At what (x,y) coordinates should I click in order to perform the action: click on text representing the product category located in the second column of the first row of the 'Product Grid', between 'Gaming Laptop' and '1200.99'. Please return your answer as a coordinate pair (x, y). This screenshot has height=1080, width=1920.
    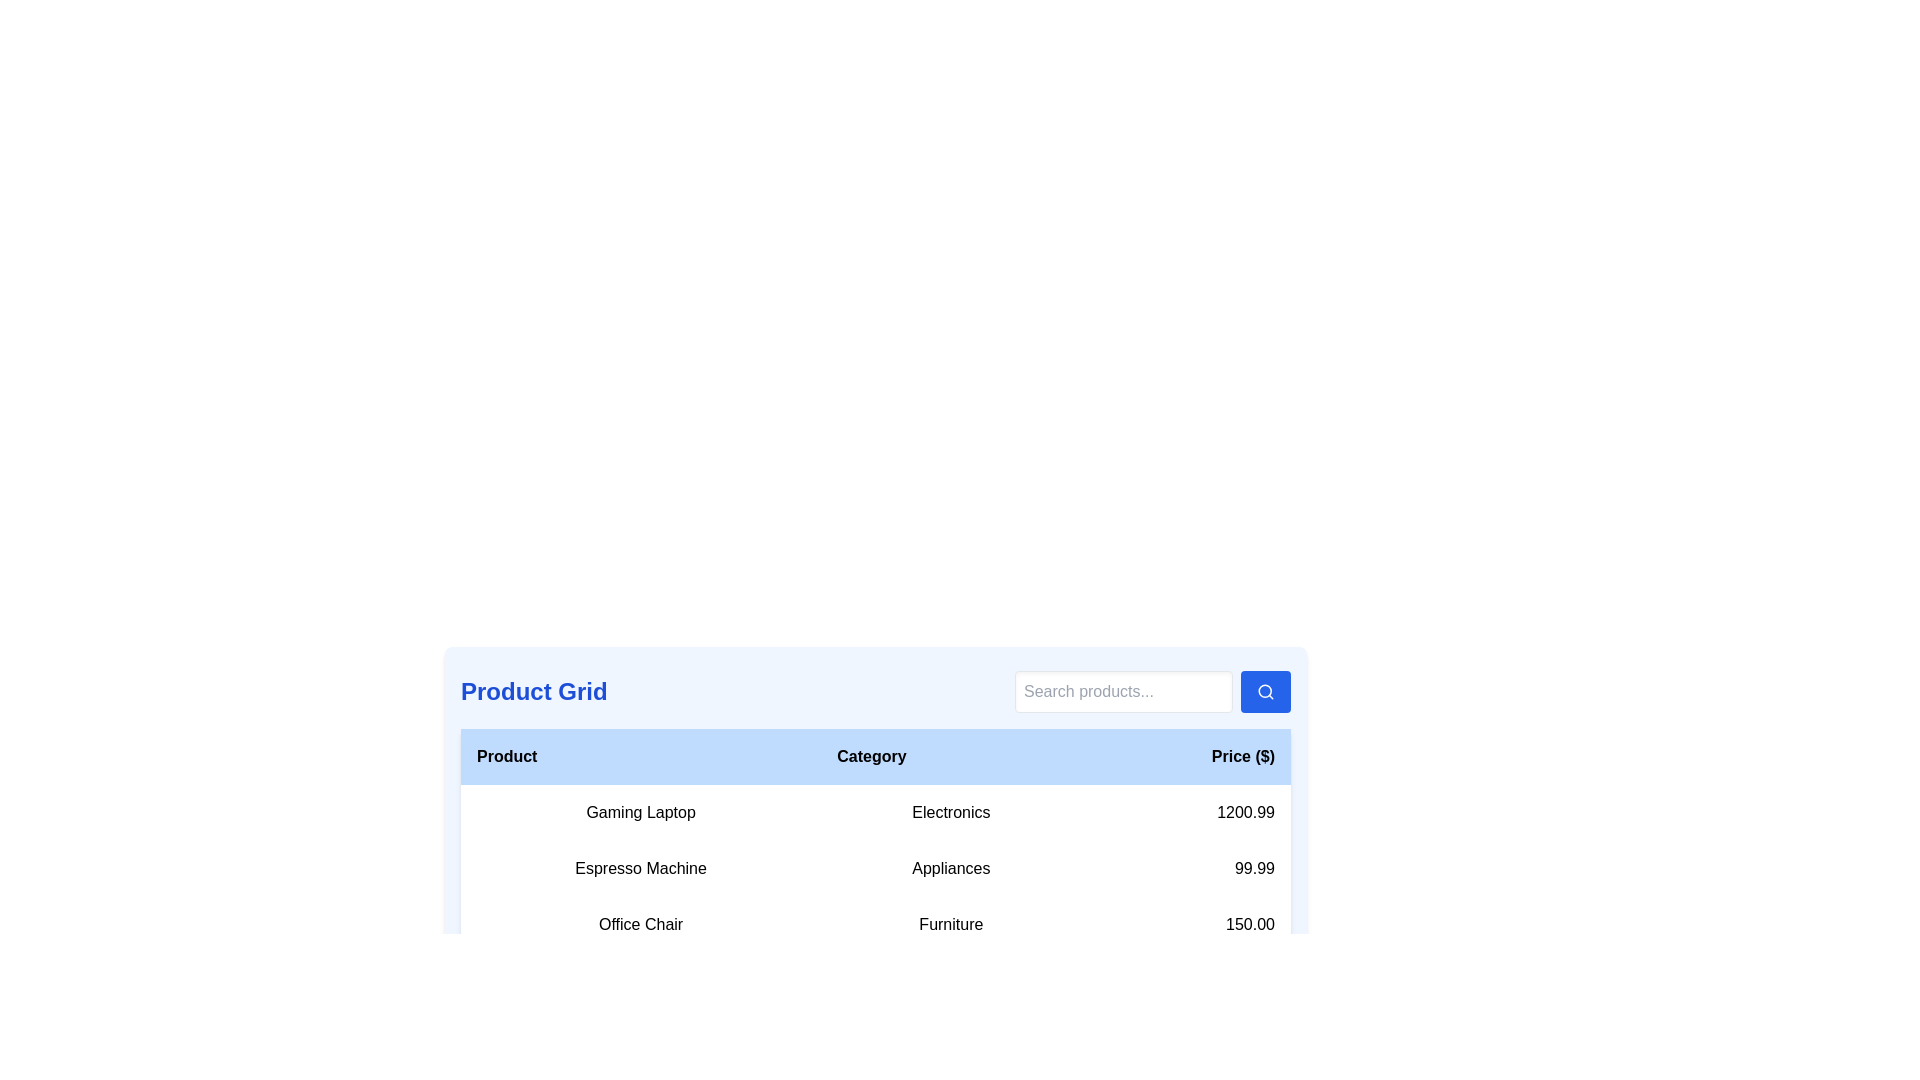
    Looking at the image, I should click on (950, 813).